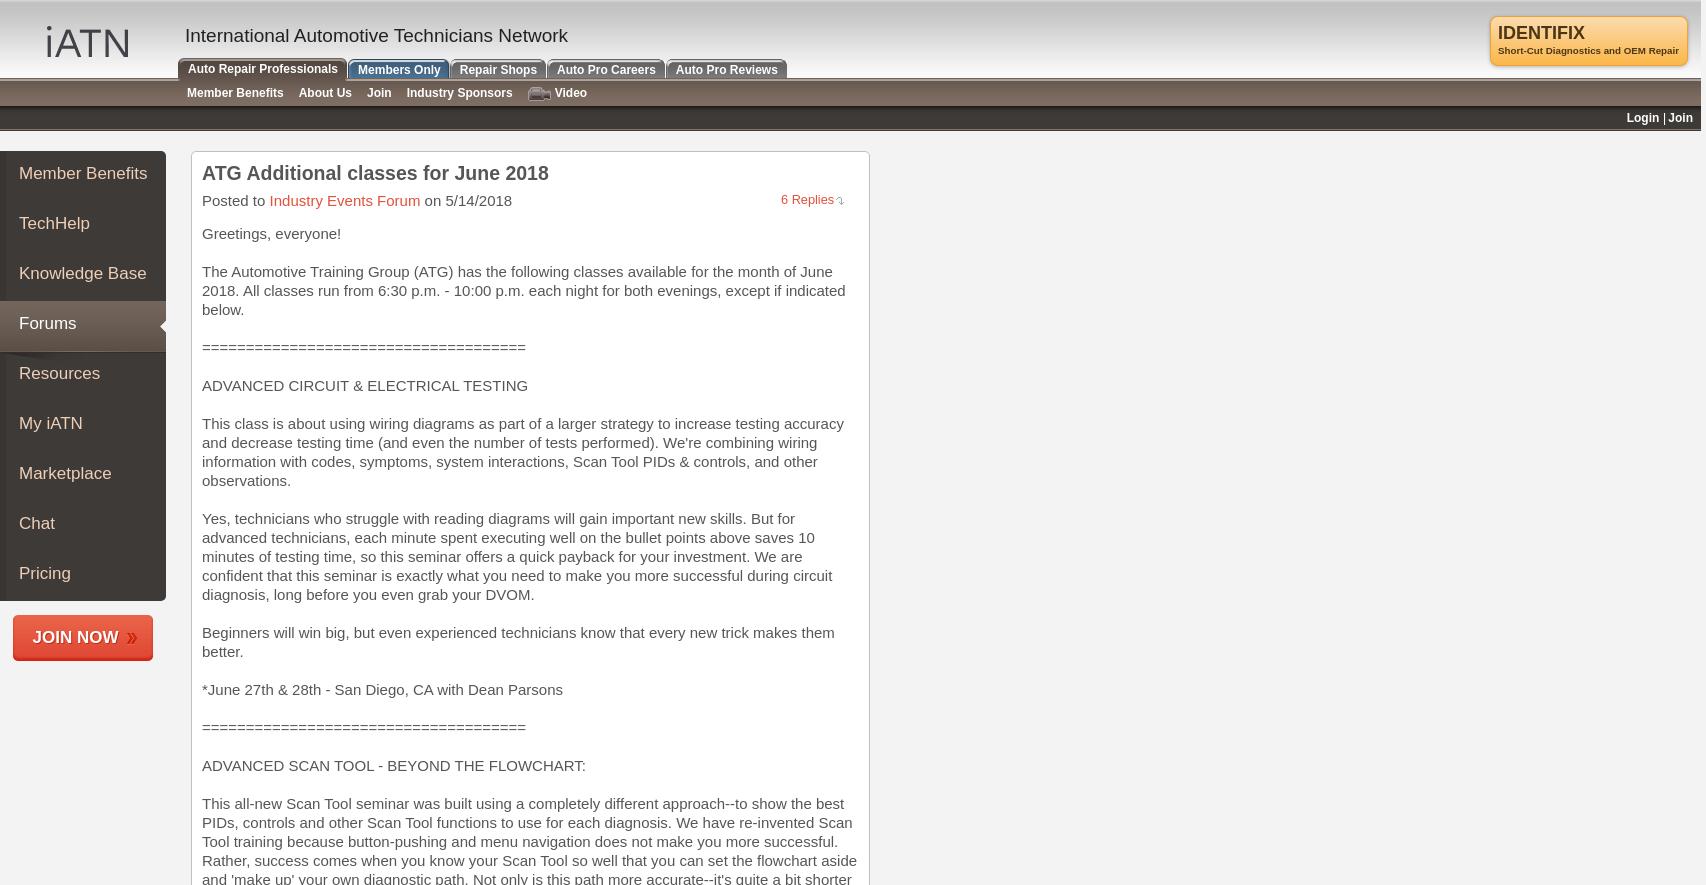 The image size is (1706, 885). Describe the element at coordinates (1641, 117) in the screenshot. I see `'Login'` at that location.